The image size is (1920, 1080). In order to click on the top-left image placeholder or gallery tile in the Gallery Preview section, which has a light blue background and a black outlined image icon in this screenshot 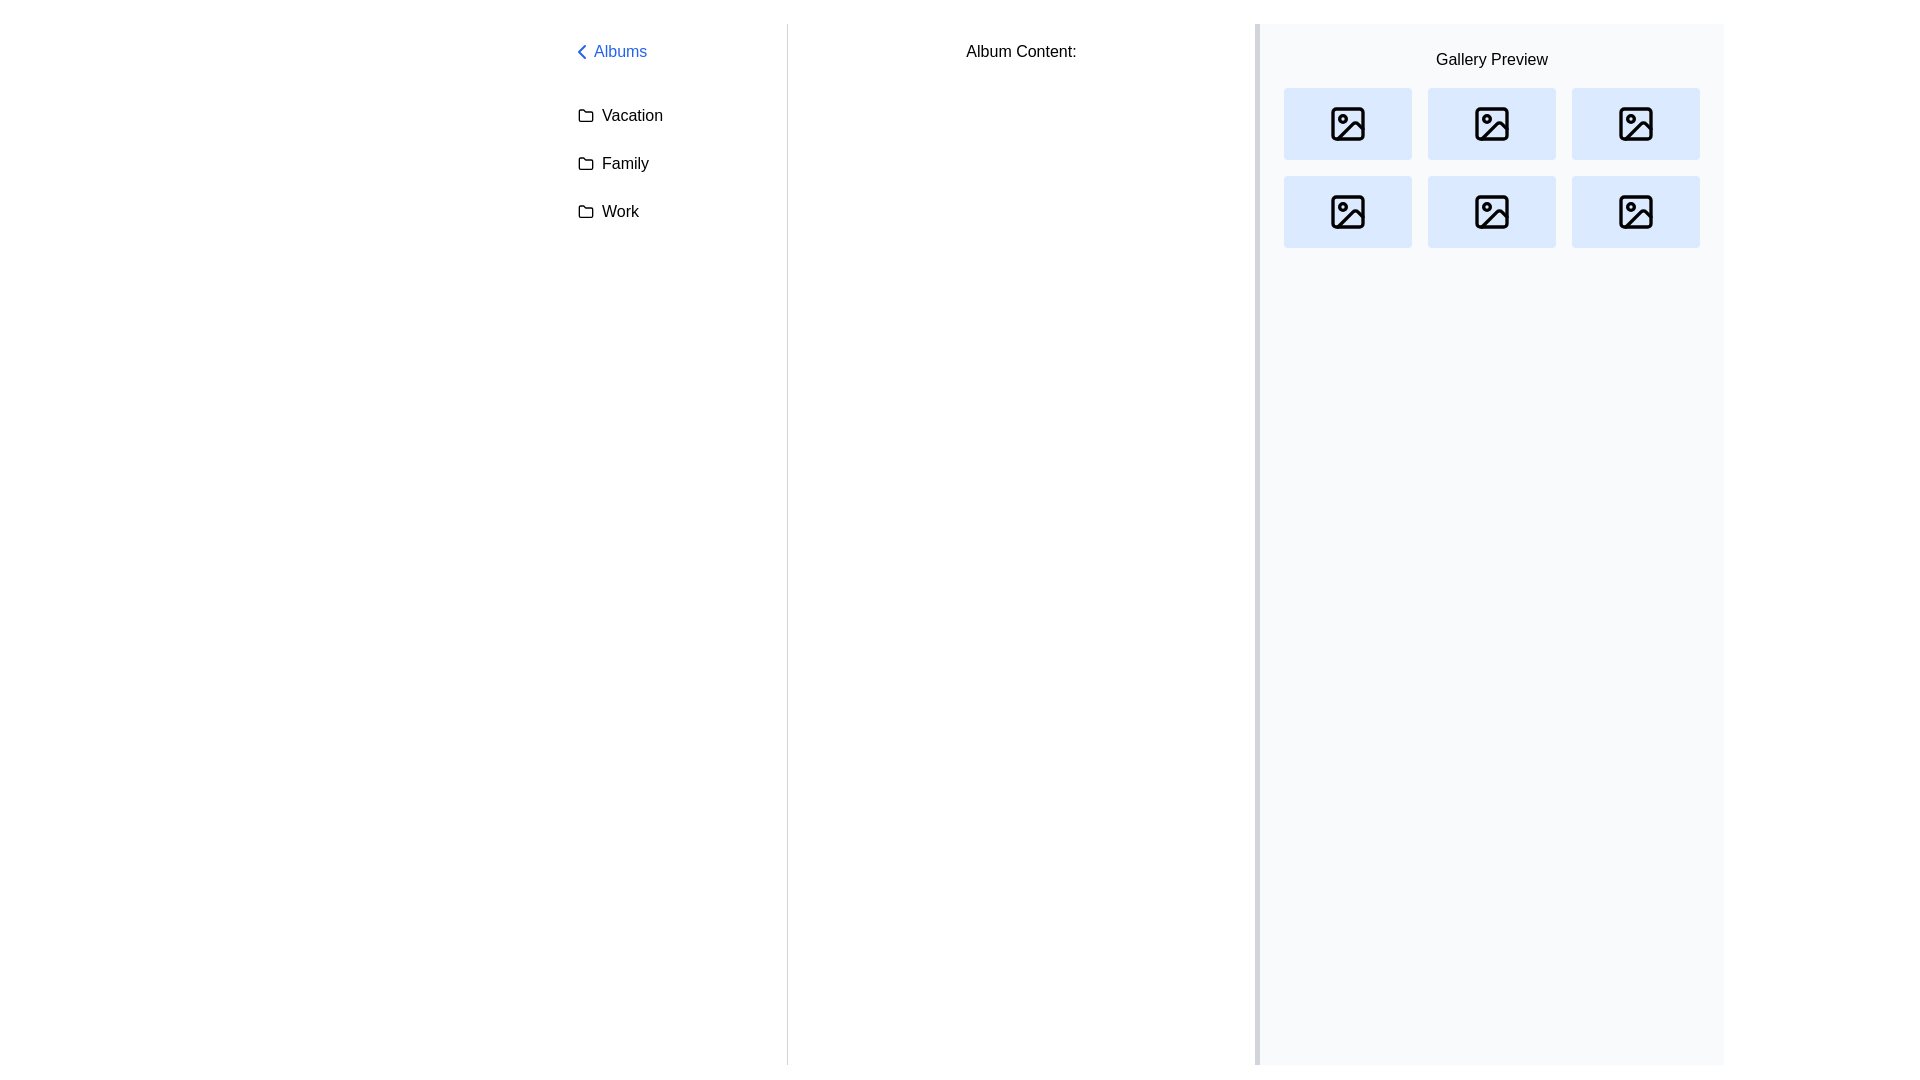, I will do `click(1348, 123)`.